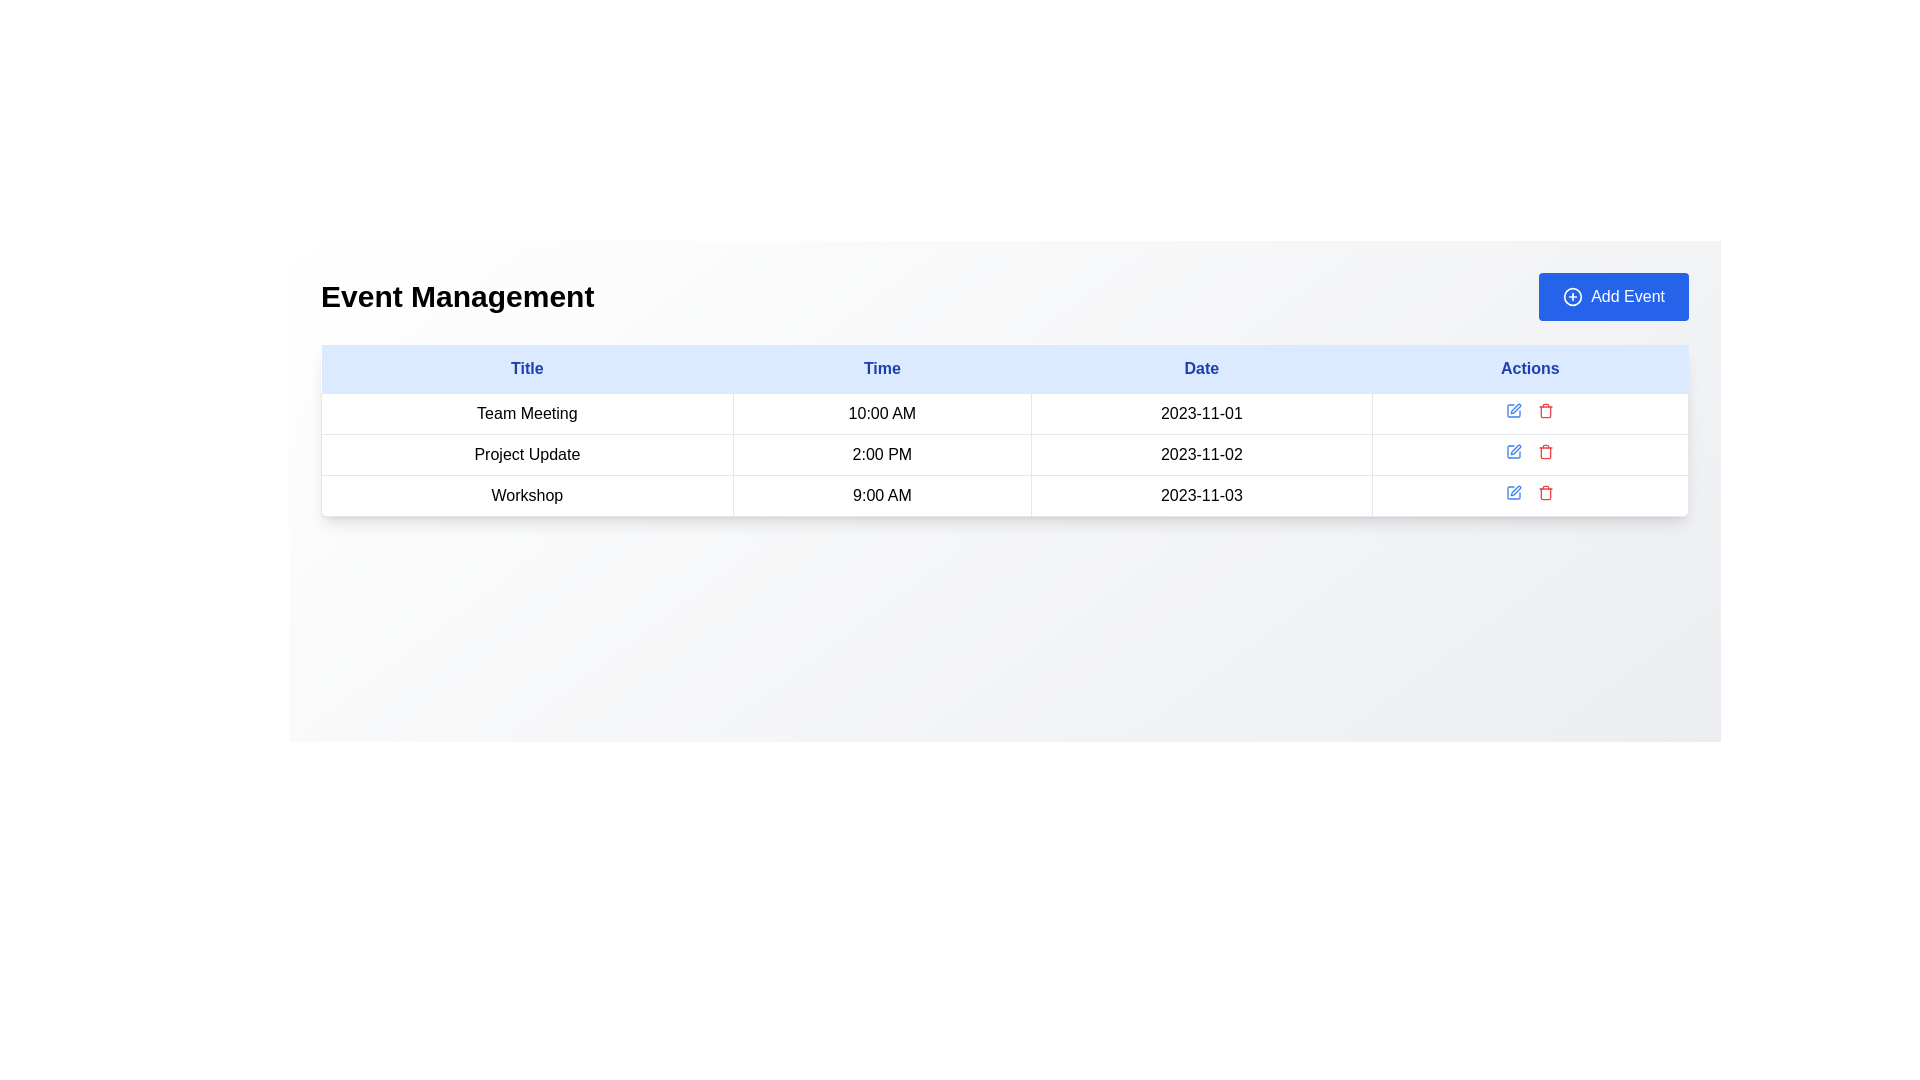  What do you see at coordinates (1529, 369) in the screenshot?
I see `the 'Actions' header label located in the rightmost cell of the table header, which indicates the content and function of the 'Actions' column` at bounding box center [1529, 369].